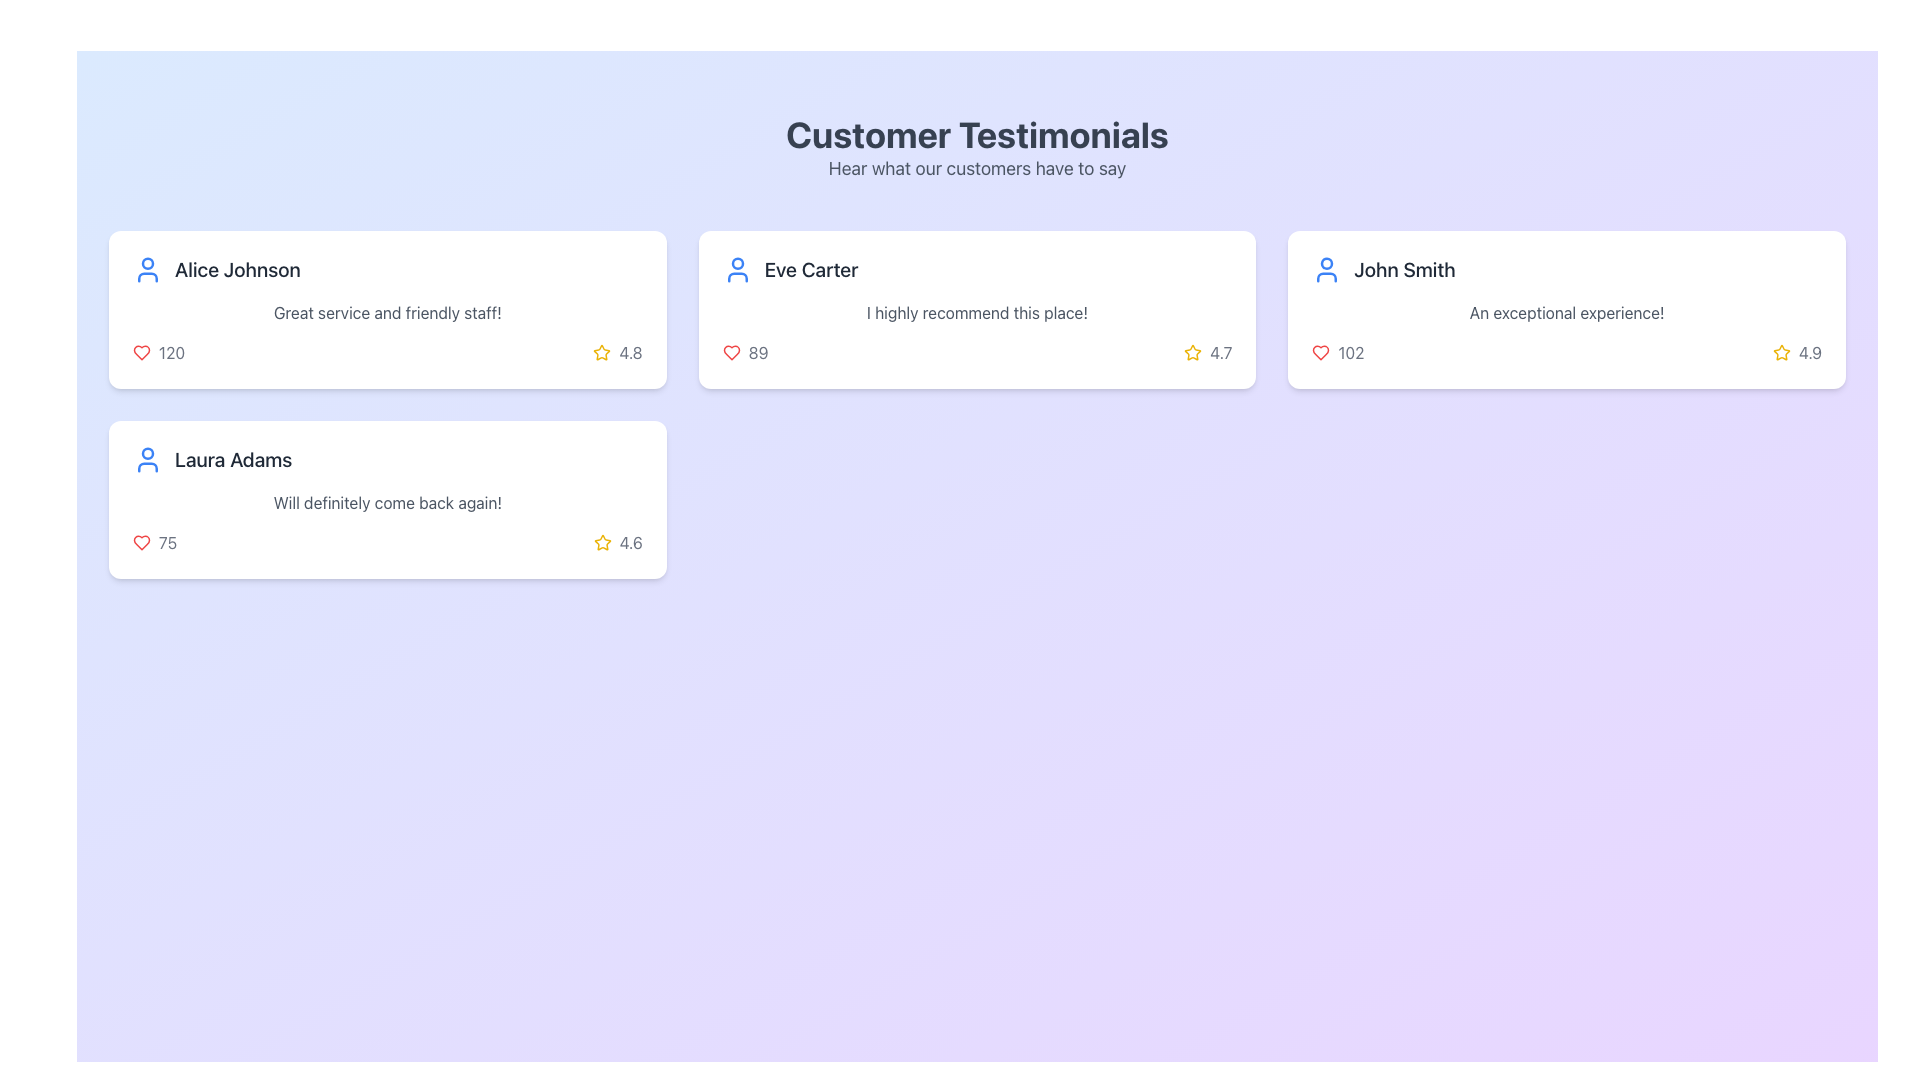 The image size is (1920, 1080). Describe the element at coordinates (1321, 352) in the screenshot. I see `the heart-shaped icon in the bottom-left corner of the testimonial card for 'John Smith' to like or interact with it` at that location.